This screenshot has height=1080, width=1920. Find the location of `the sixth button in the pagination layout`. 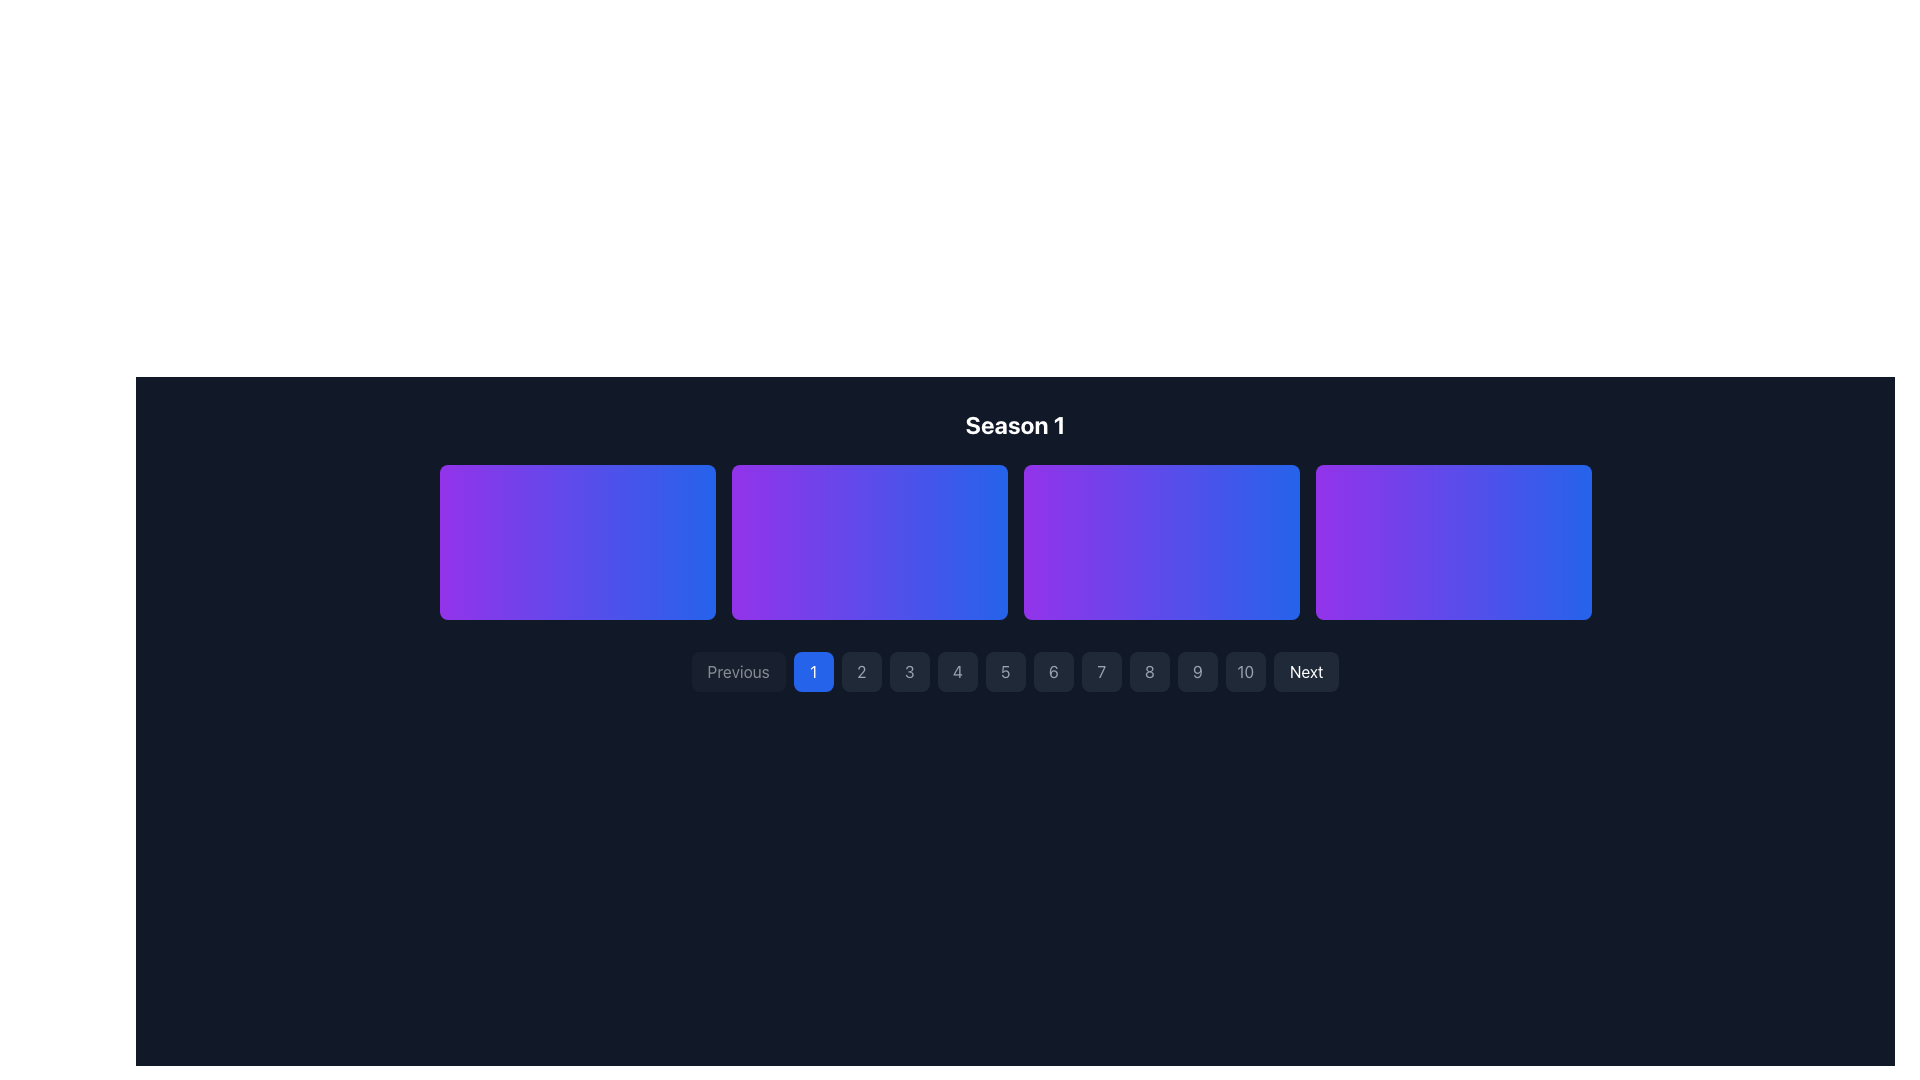

the sixth button in the pagination layout is located at coordinates (1052, 672).